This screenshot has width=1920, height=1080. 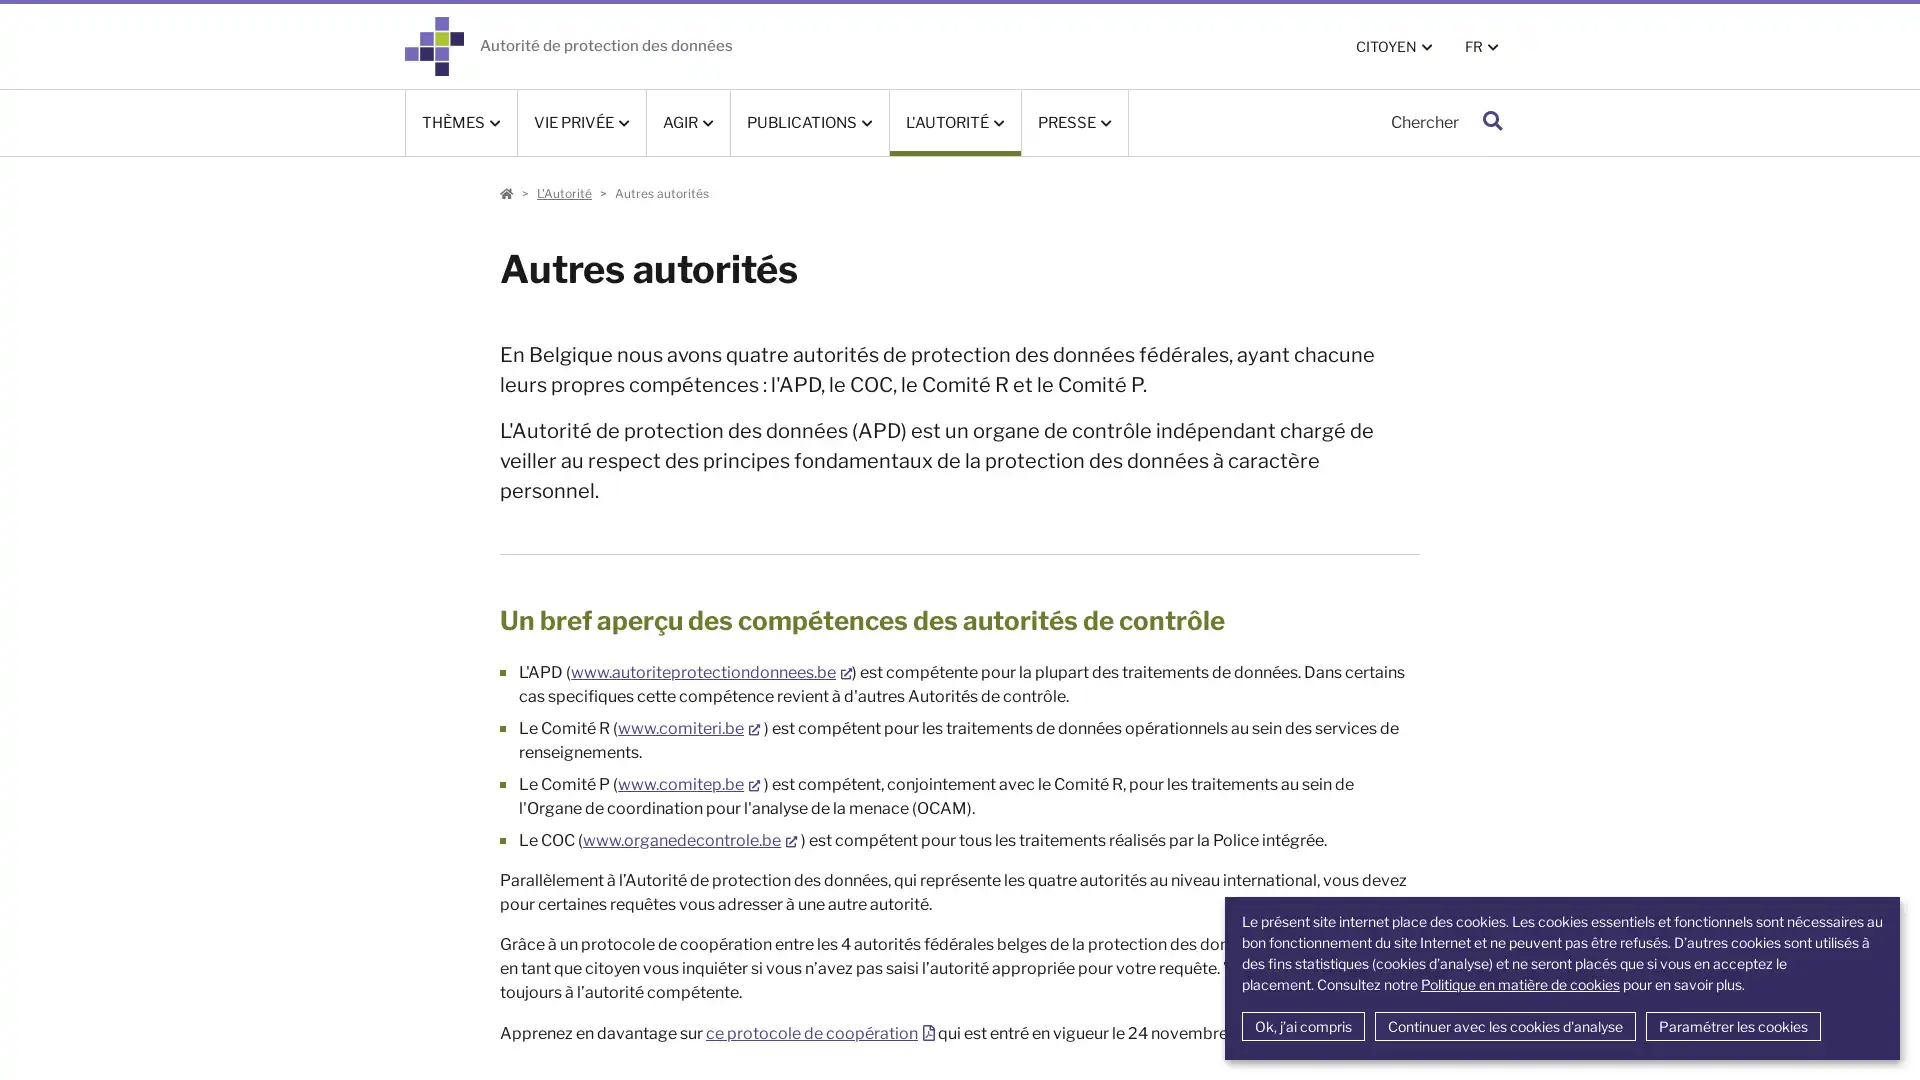 What do you see at coordinates (1302, 1026) in the screenshot?
I see `Ok, jai compris` at bounding box center [1302, 1026].